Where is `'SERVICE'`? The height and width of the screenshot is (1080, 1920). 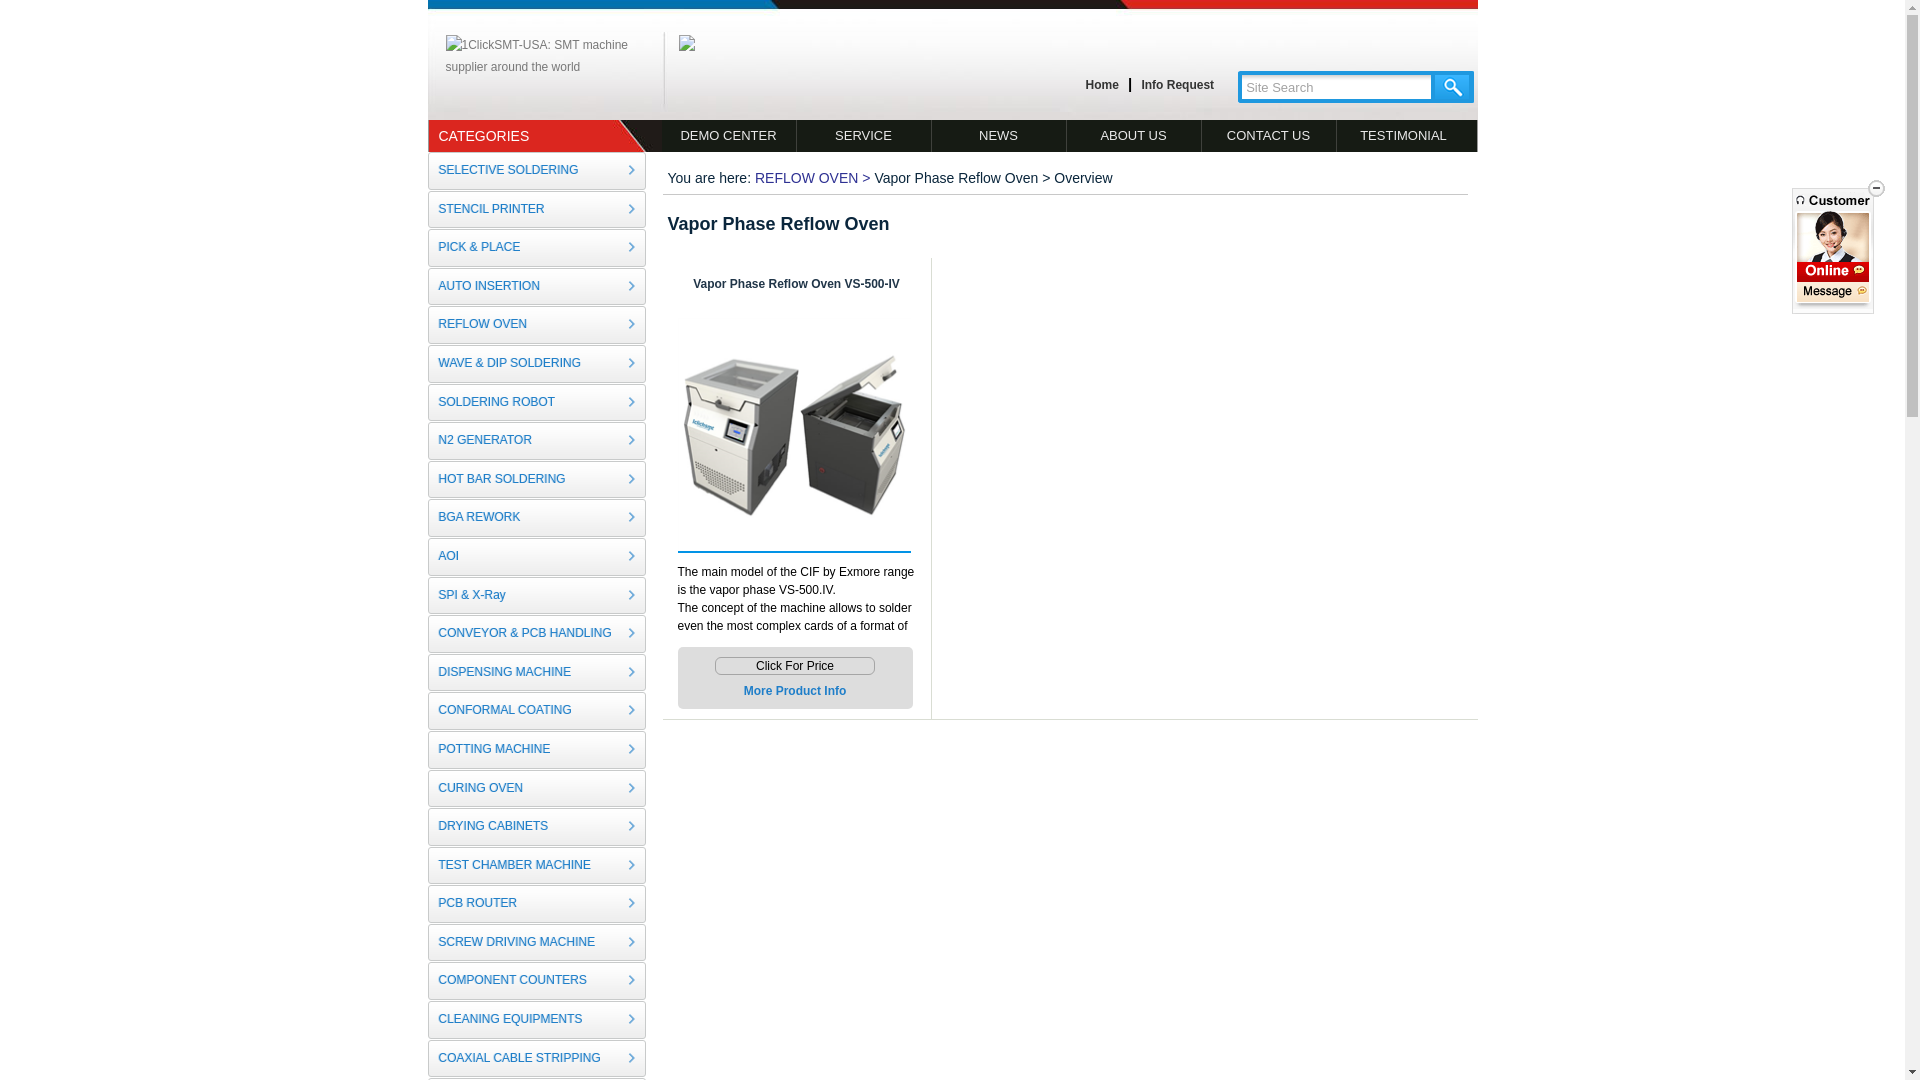 'SERVICE' is located at coordinates (863, 135).